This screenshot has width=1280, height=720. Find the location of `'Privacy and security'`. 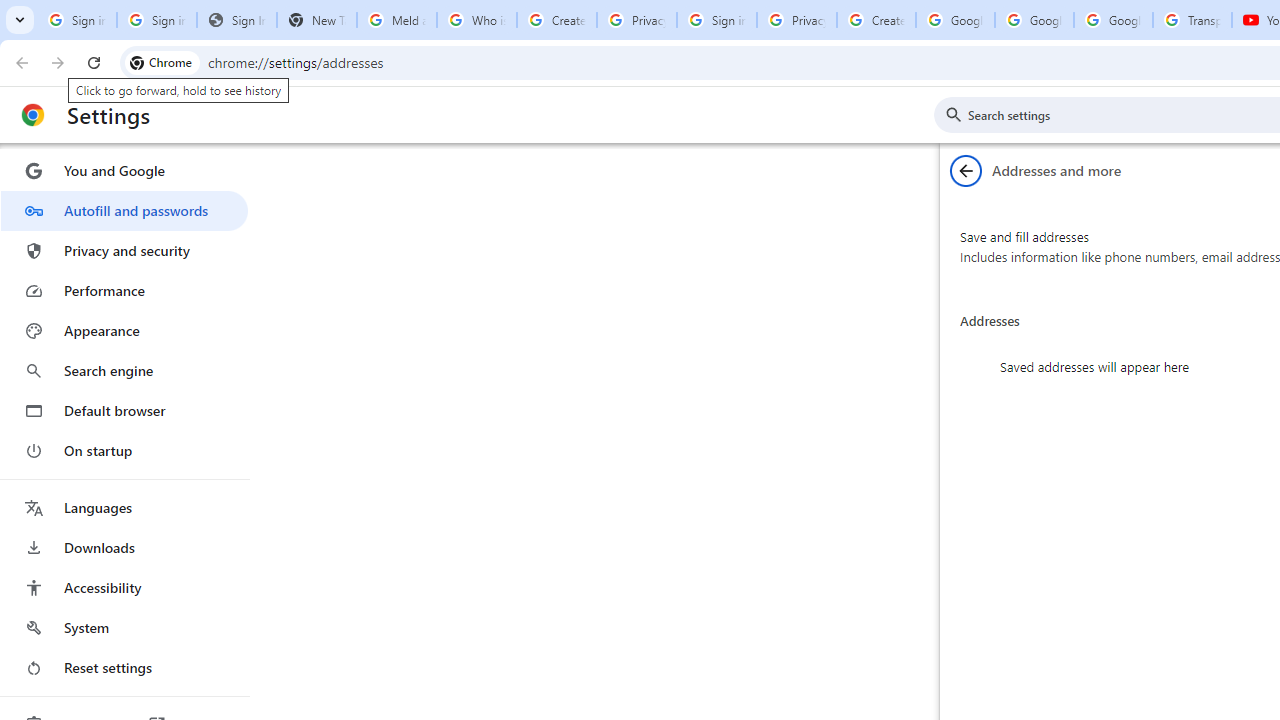

'Privacy and security' is located at coordinates (123, 249).